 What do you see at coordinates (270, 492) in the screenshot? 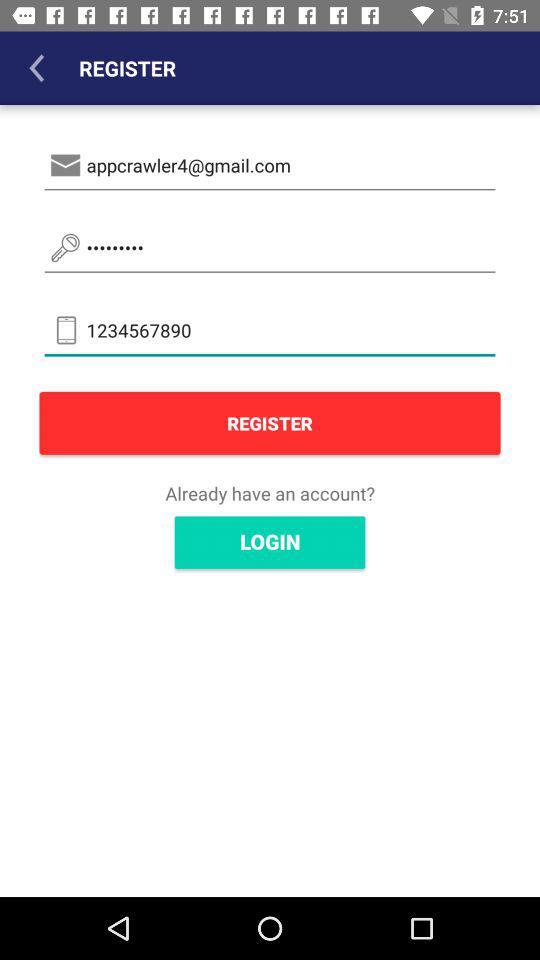
I see `the already have an icon` at bounding box center [270, 492].